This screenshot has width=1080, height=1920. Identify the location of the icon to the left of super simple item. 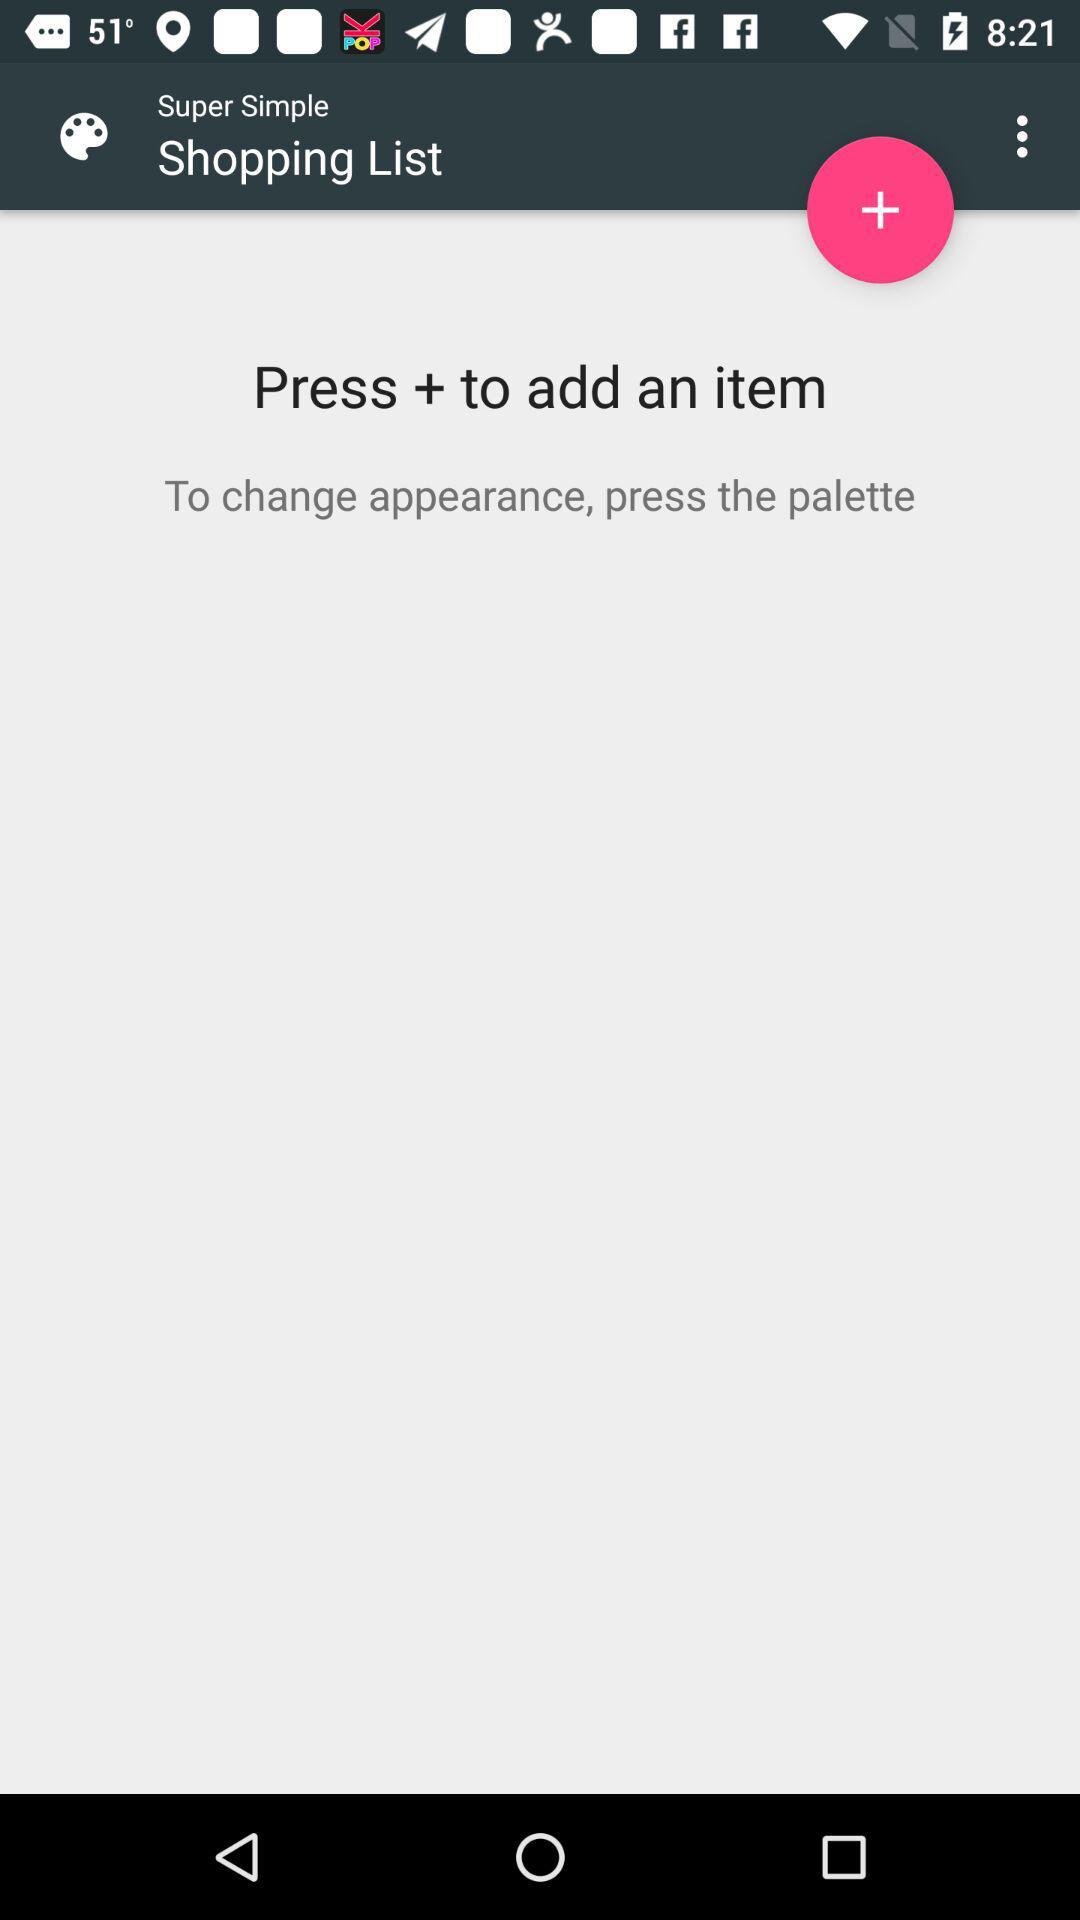
(99, 135).